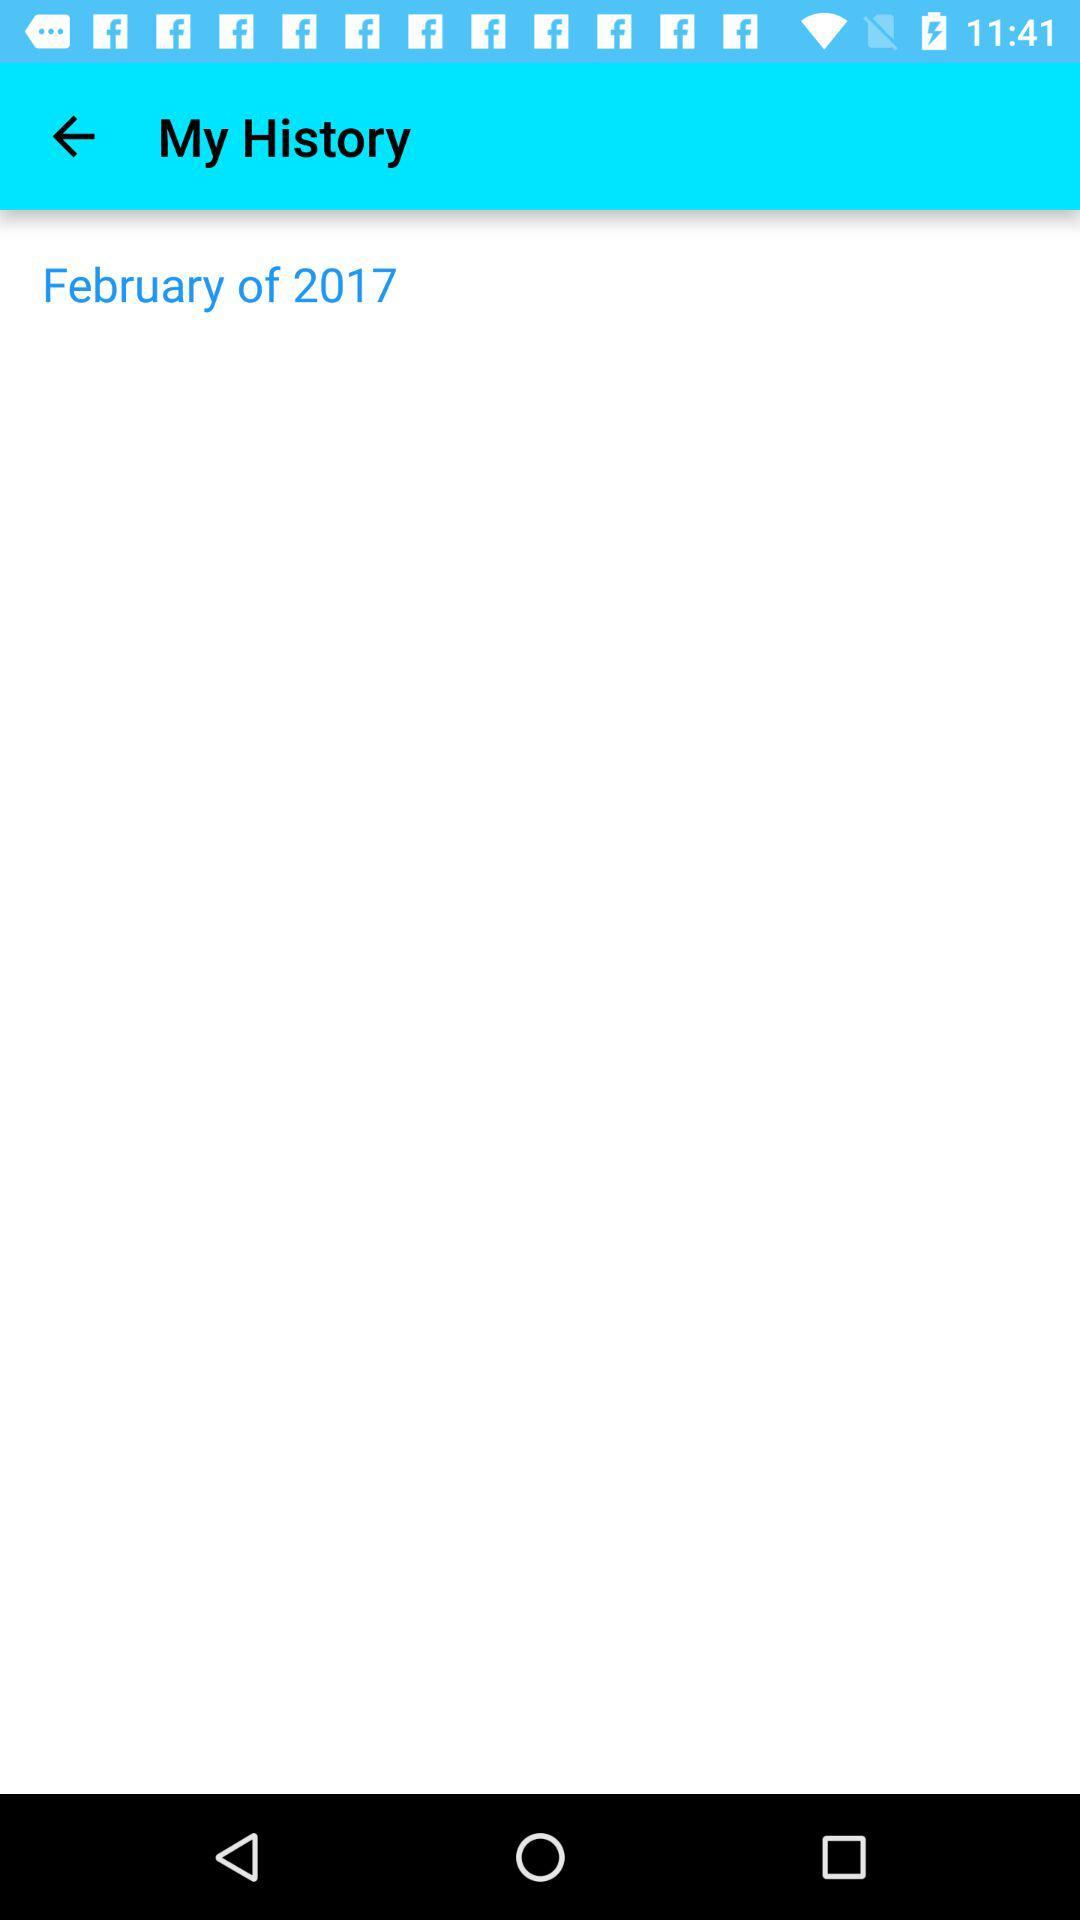 This screenshot has width=1080, height=1920. I want to click on the icon above february of 2017 icon, so click(72, 135).